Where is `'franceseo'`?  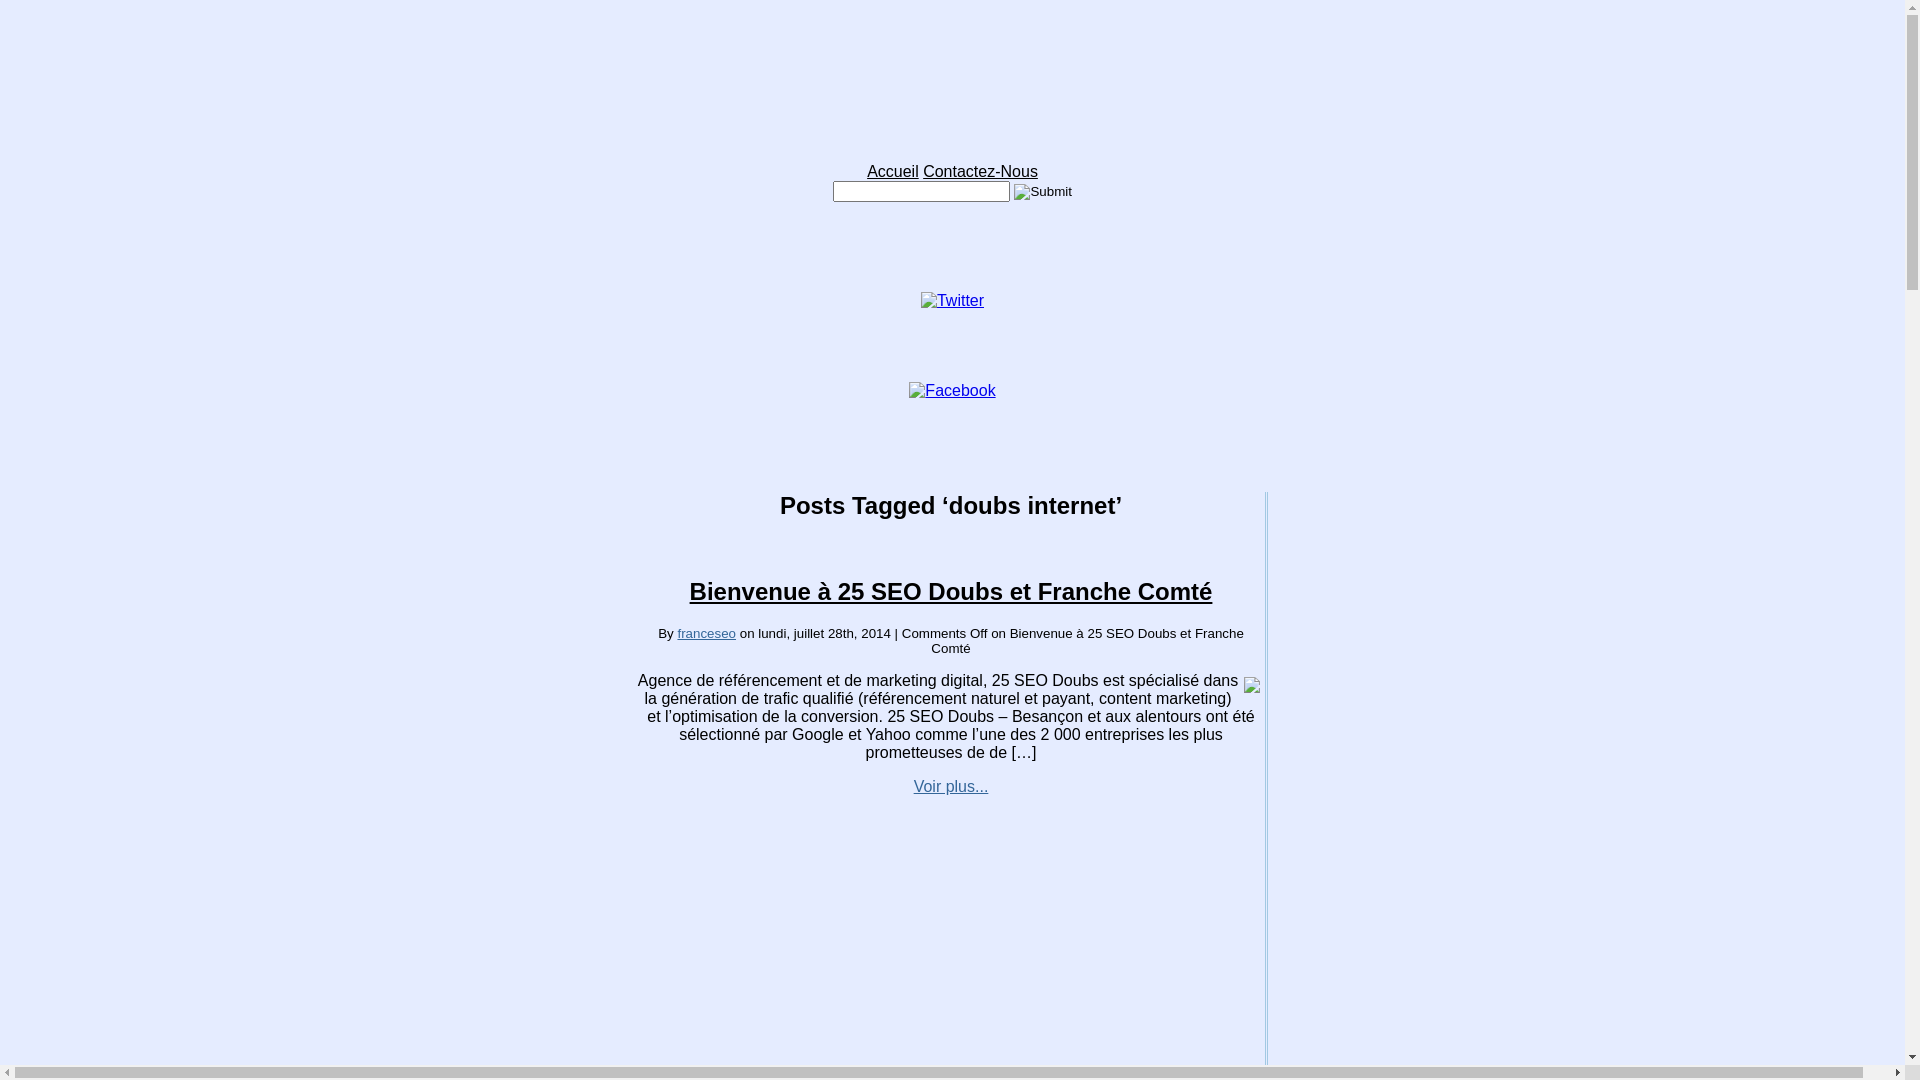 'franceseo' is located at coordinates (706, 633).